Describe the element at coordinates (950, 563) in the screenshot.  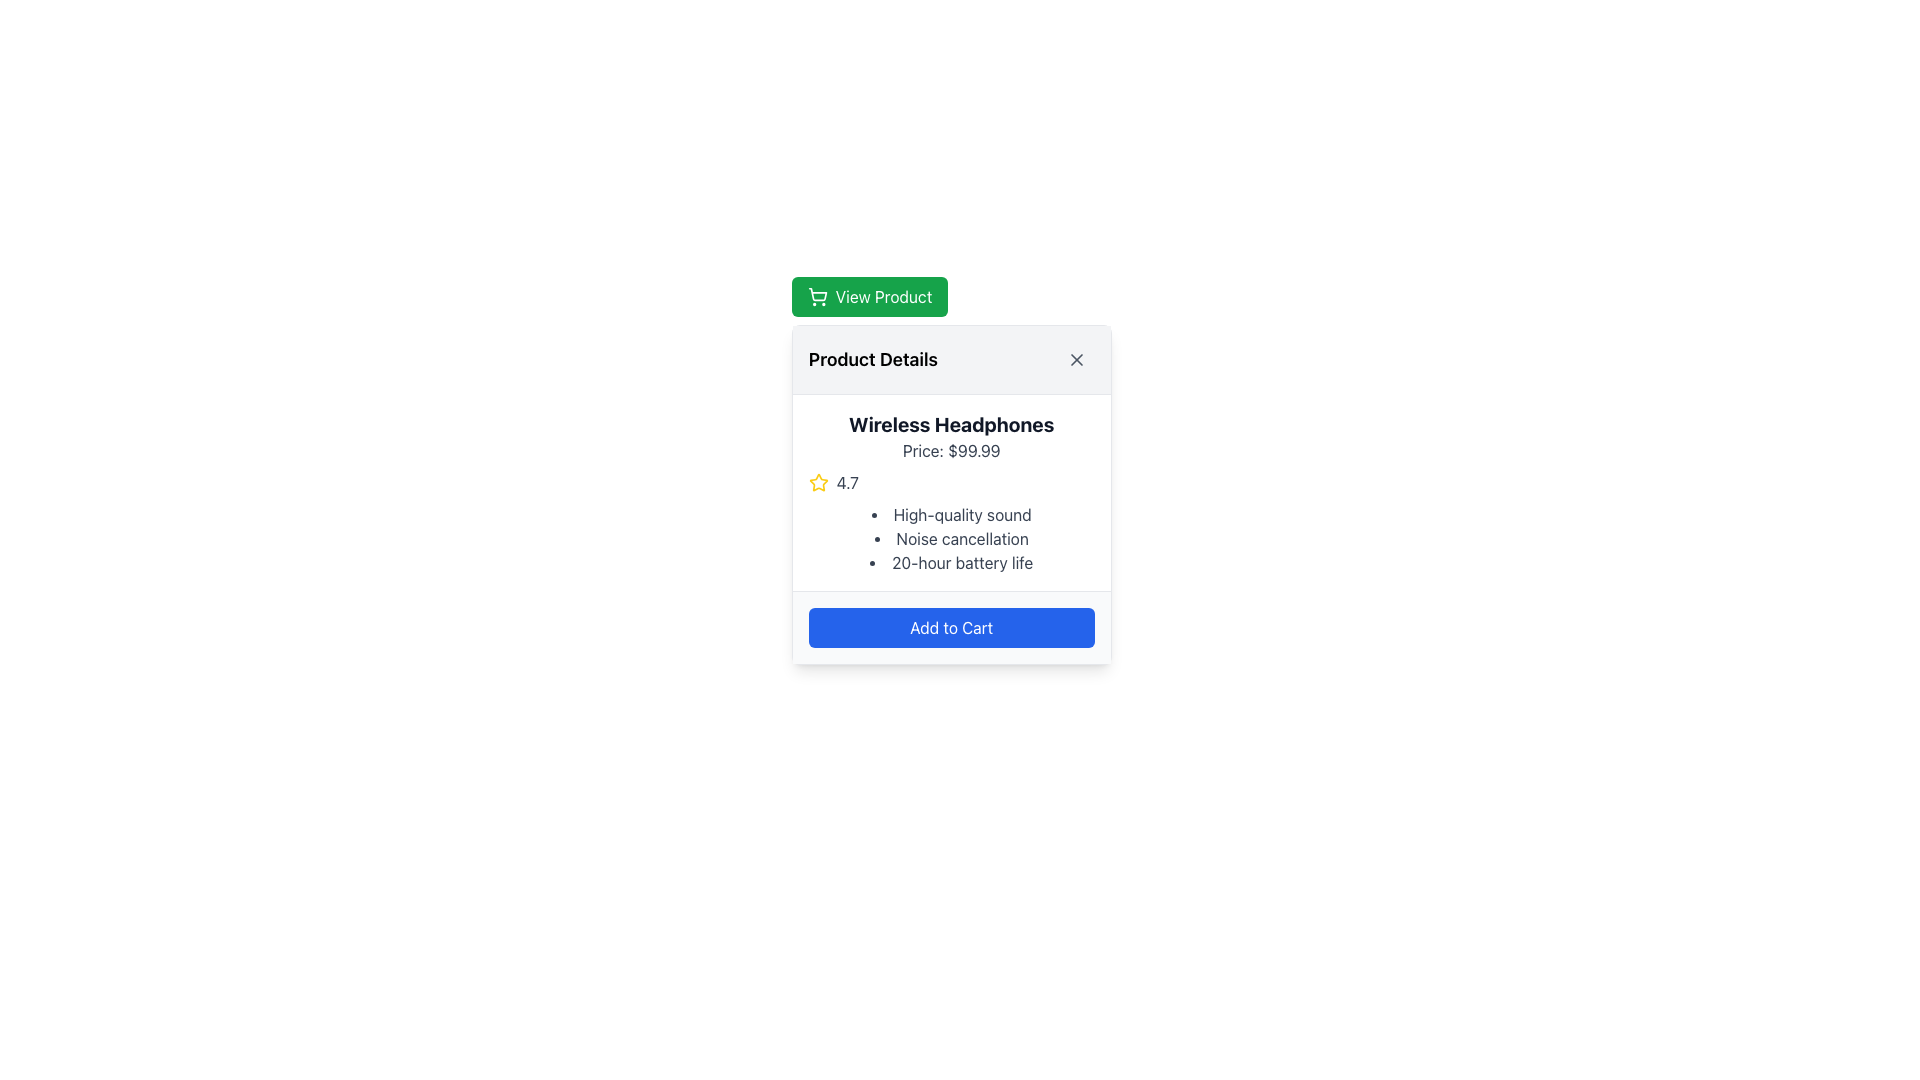
I see `information about the product feature, specifically the battery life duration of 20 hours, located in the third item of the bulleted list under the 'Product Details' panel` at that location.